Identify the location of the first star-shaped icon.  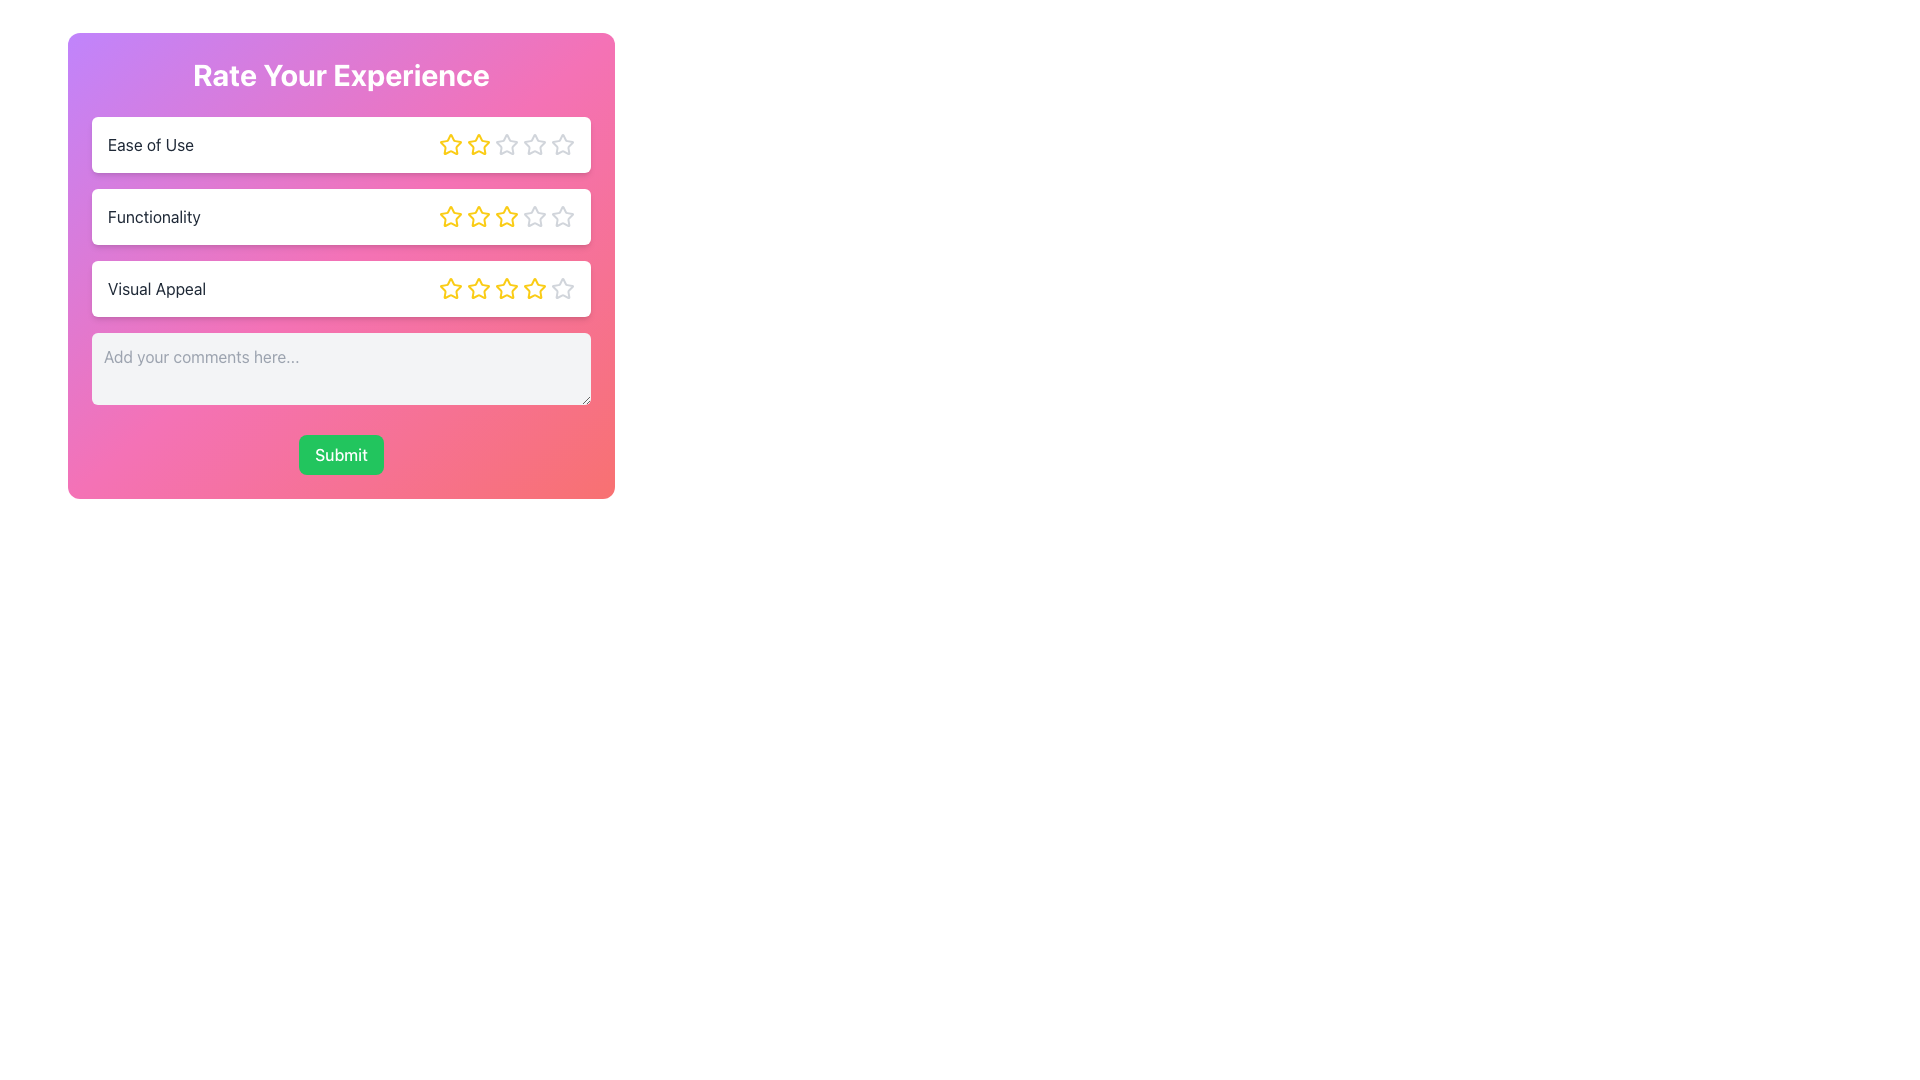
(450, 143).